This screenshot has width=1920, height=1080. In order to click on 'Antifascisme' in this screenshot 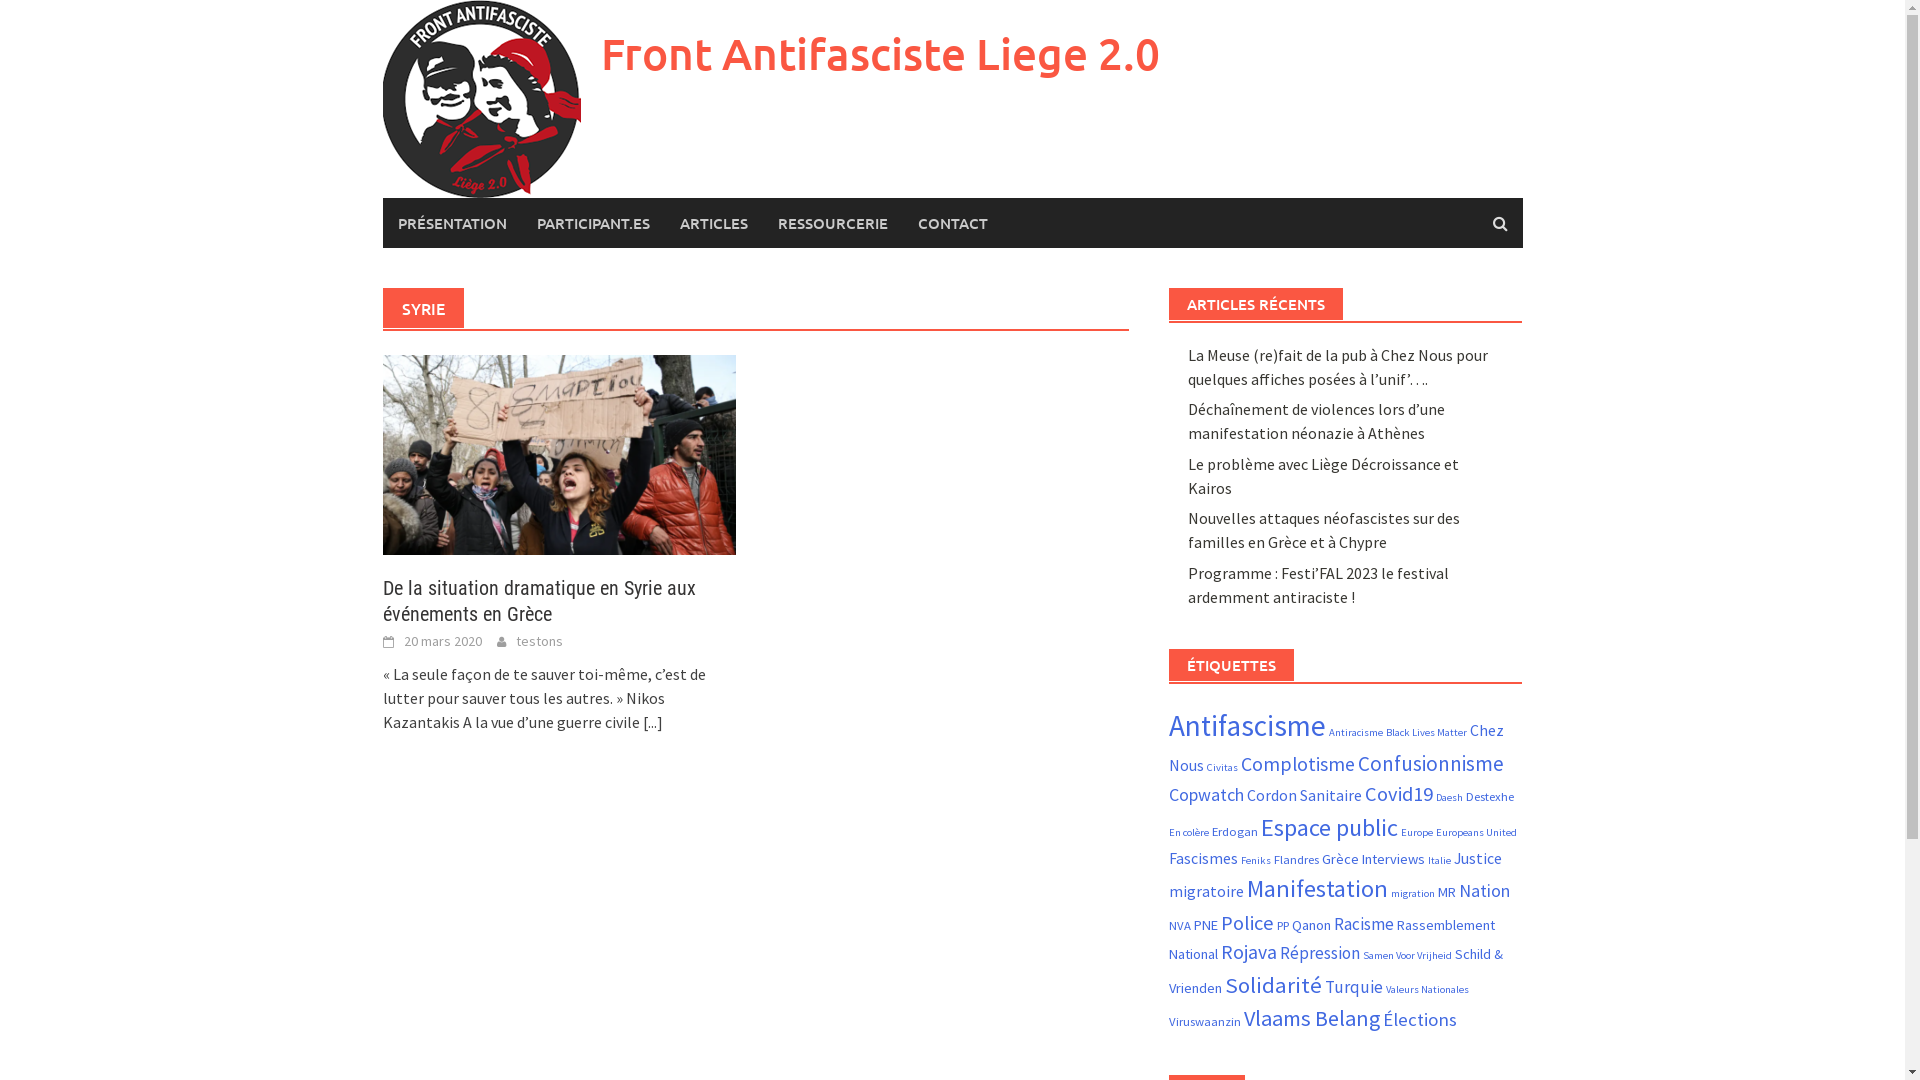, I will do `click(1246, 725)`.